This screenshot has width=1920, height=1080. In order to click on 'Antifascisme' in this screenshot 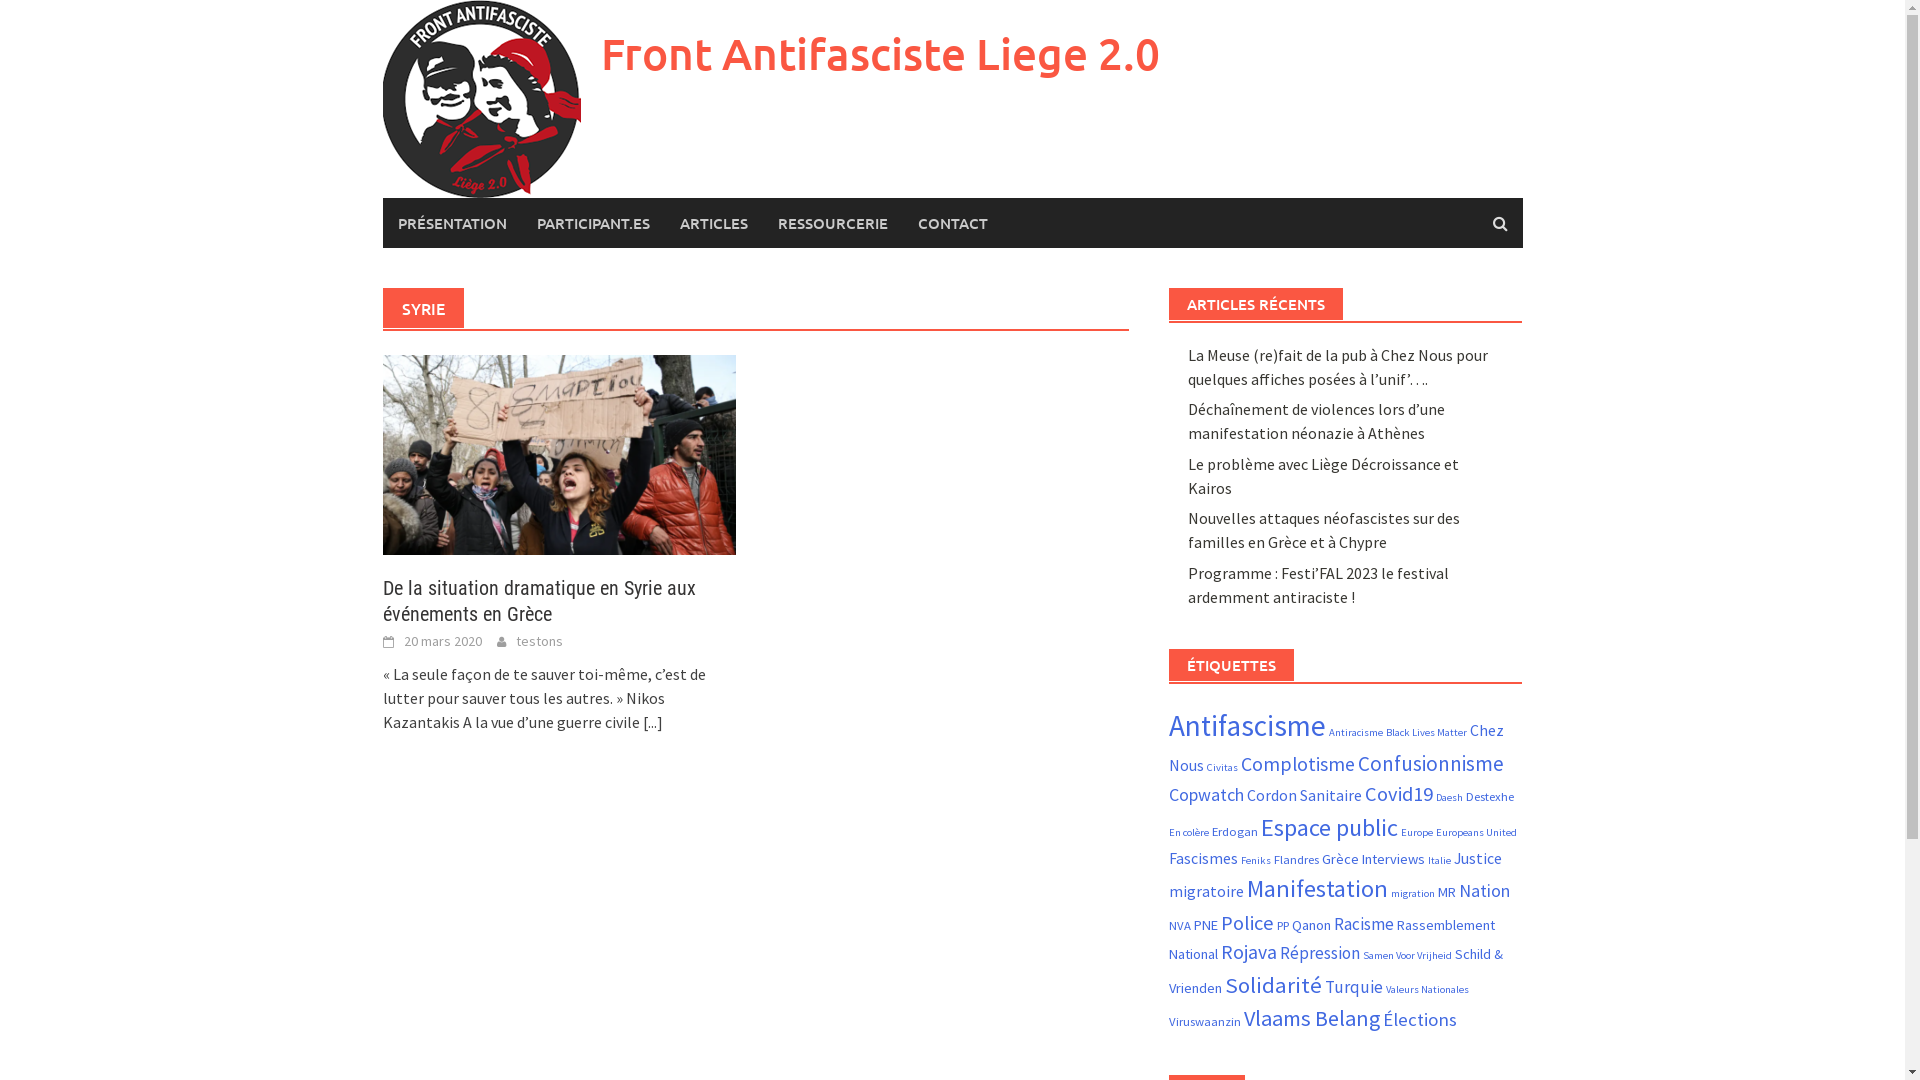, I will do `click(1246, 725)`.